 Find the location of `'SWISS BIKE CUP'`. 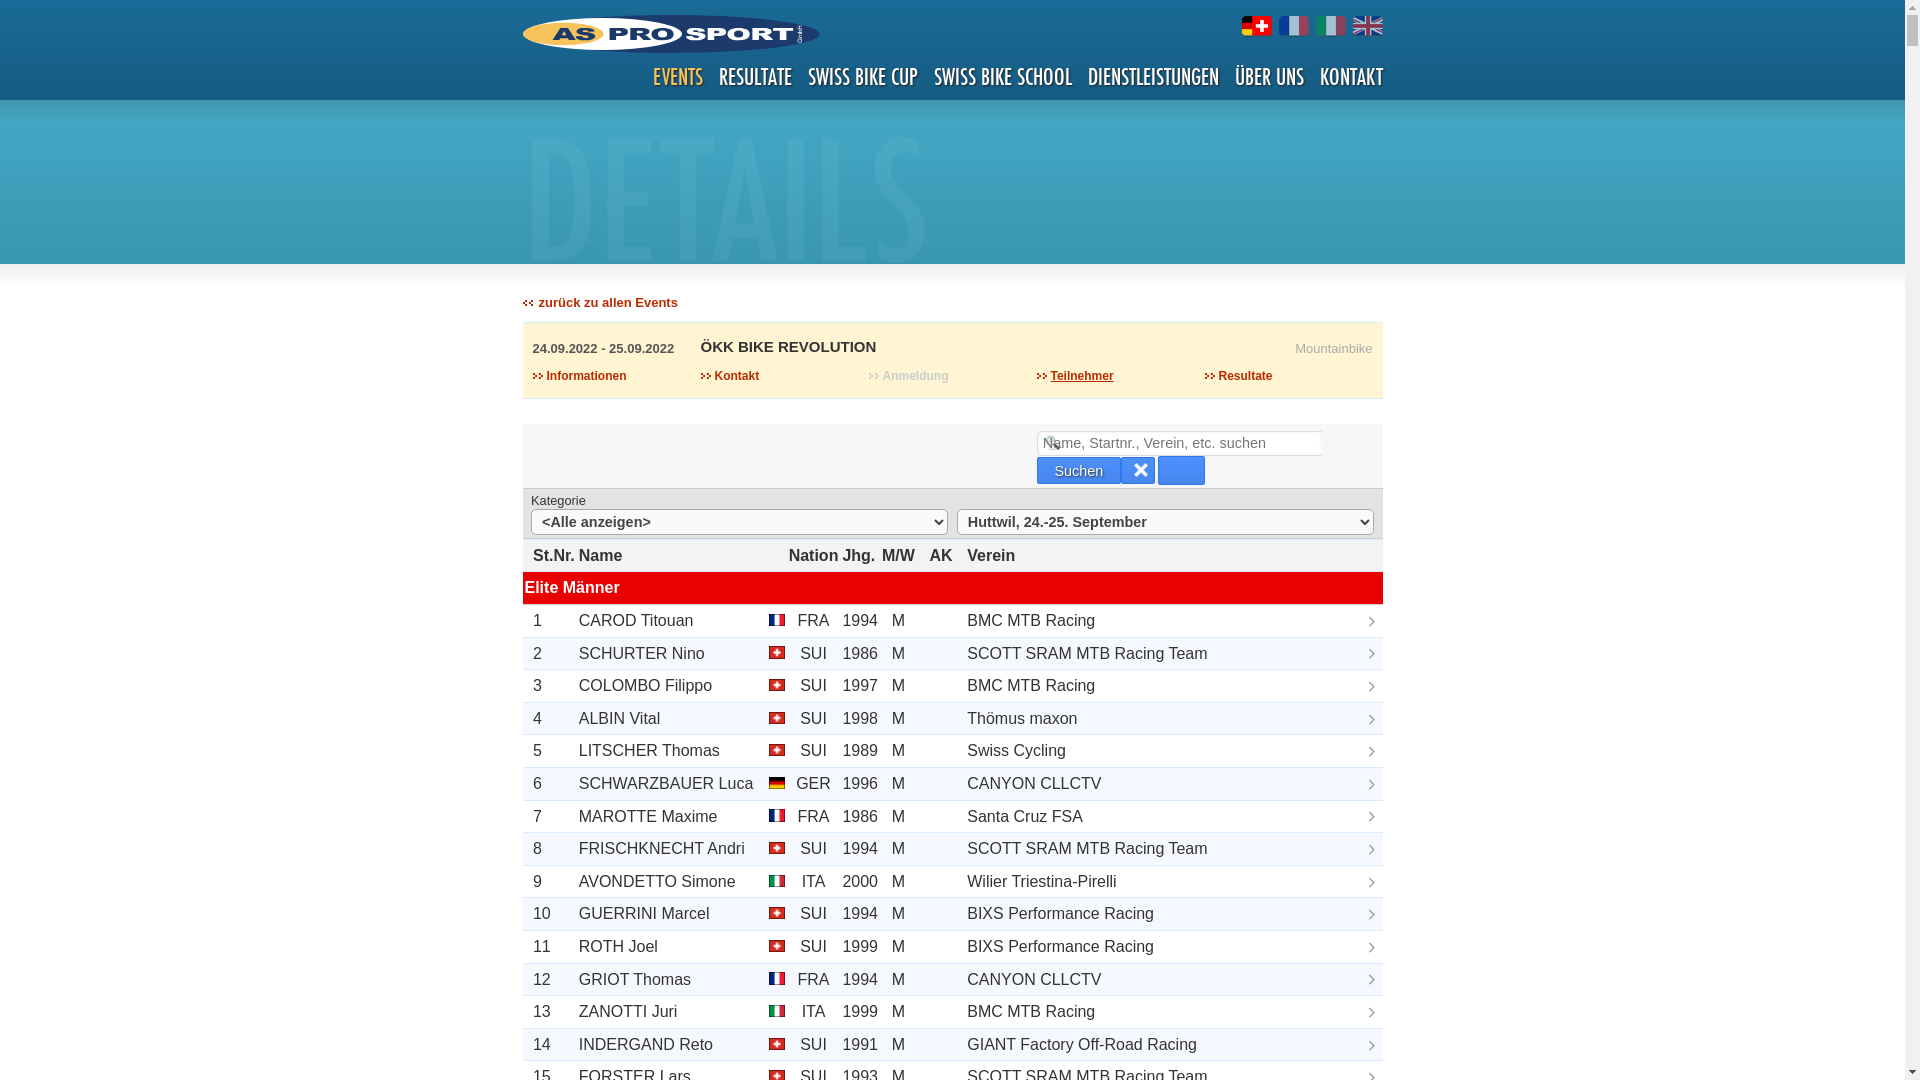

'SWISS BIKE CUP' is located at coordinates (863, 75).